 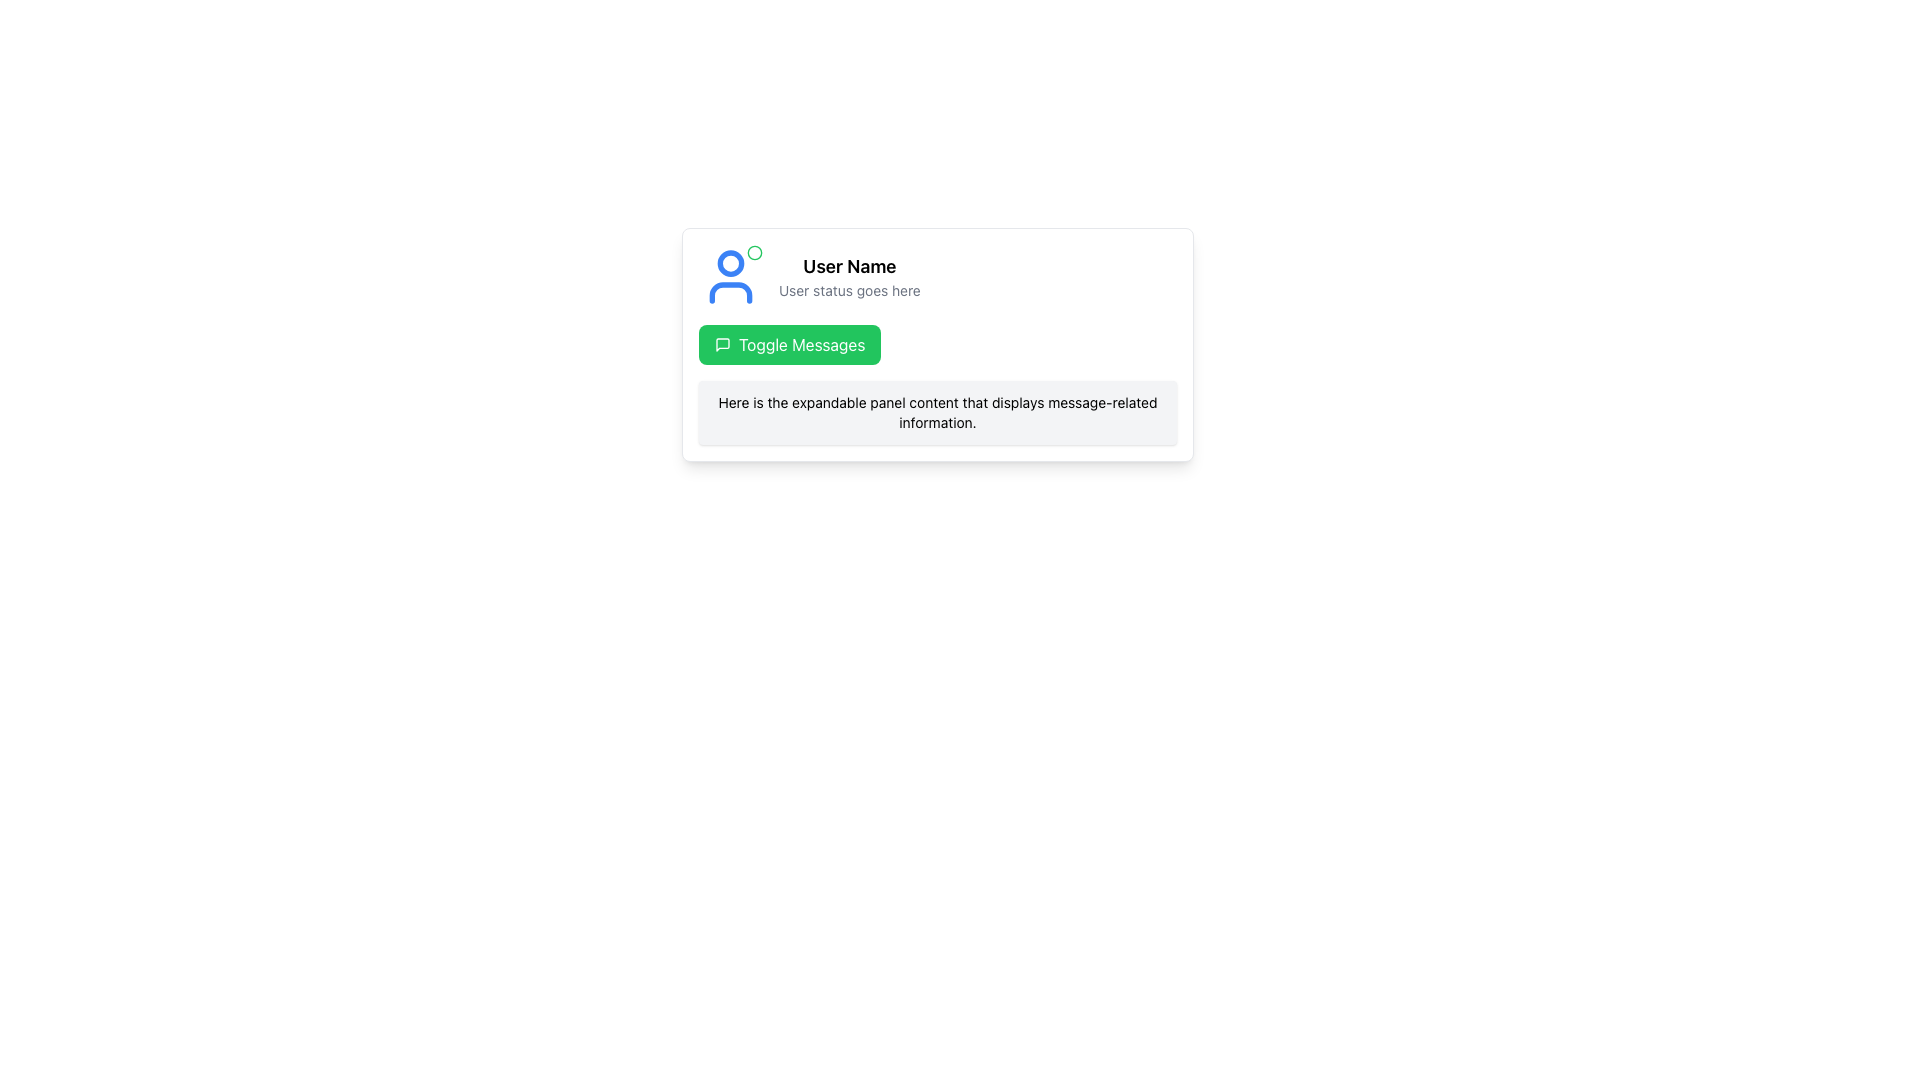 I want to click on the static text label displaying 'User Name', which is styled in bold and larger font, located in the top-left corner above 'User status goes here', so click(x=849, y=265).